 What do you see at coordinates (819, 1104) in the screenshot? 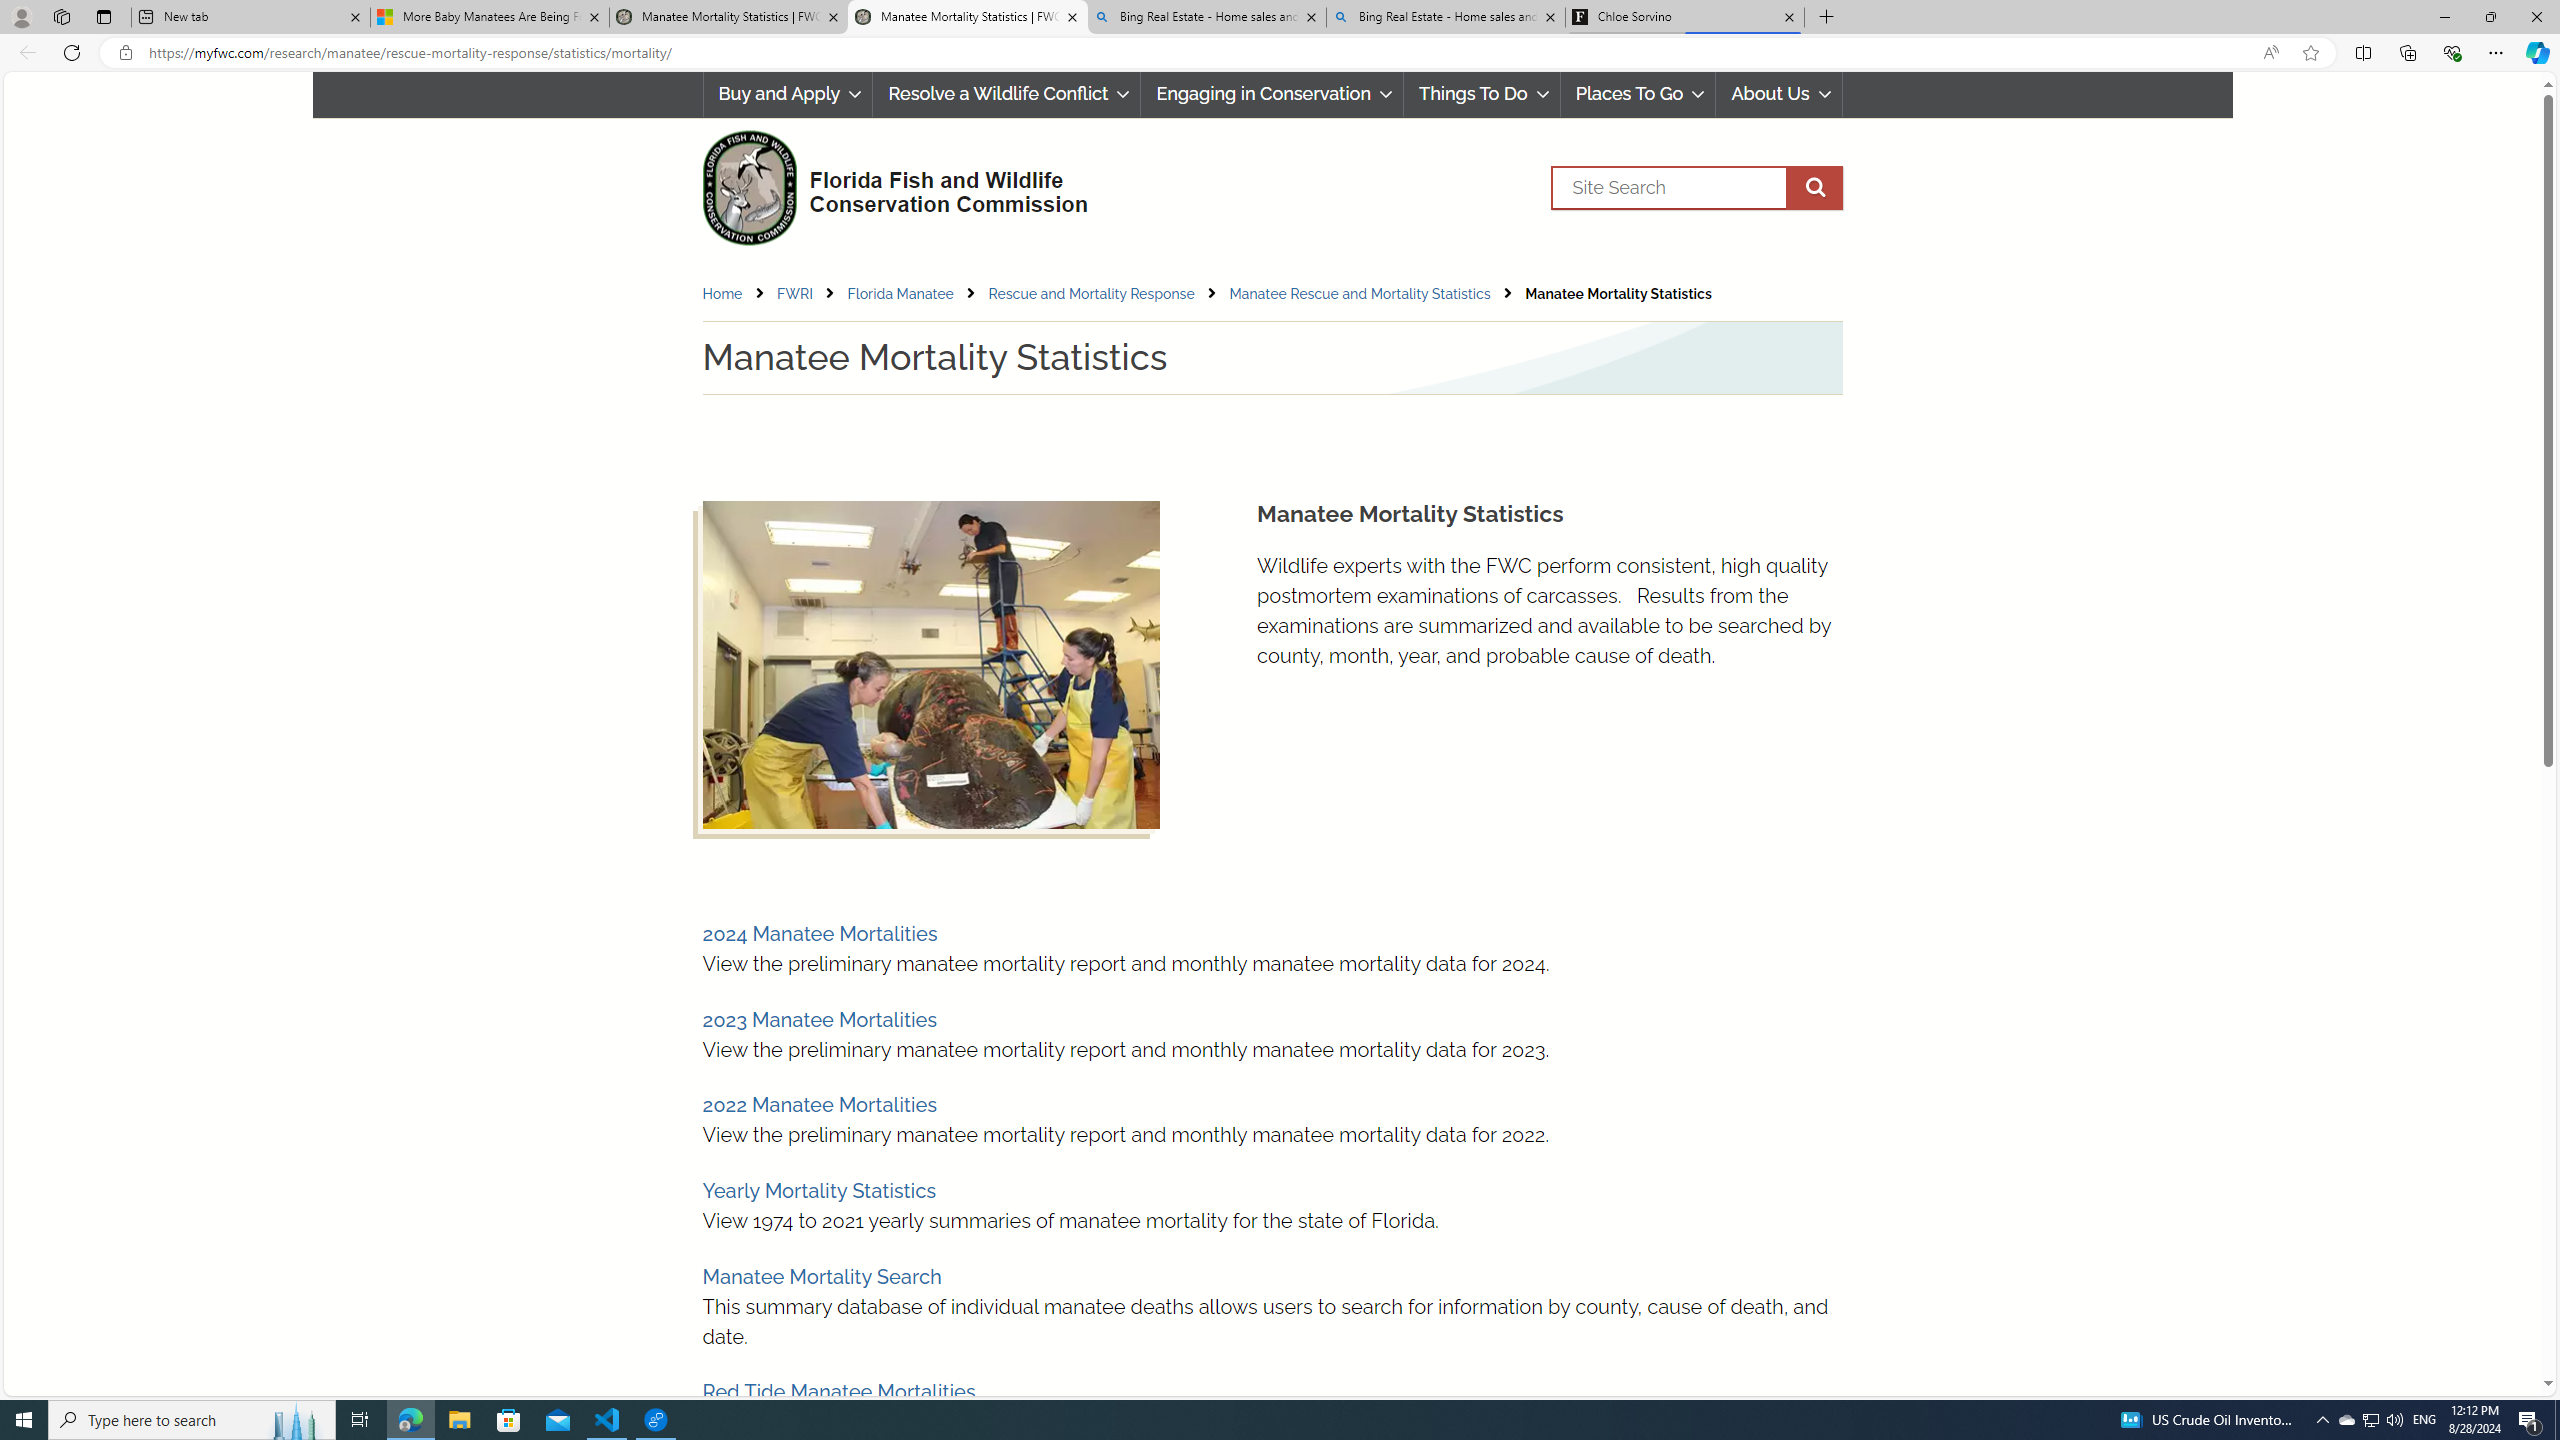
I see `'2022 Manatee Mortalities'` at bounding box center [819, 1104].